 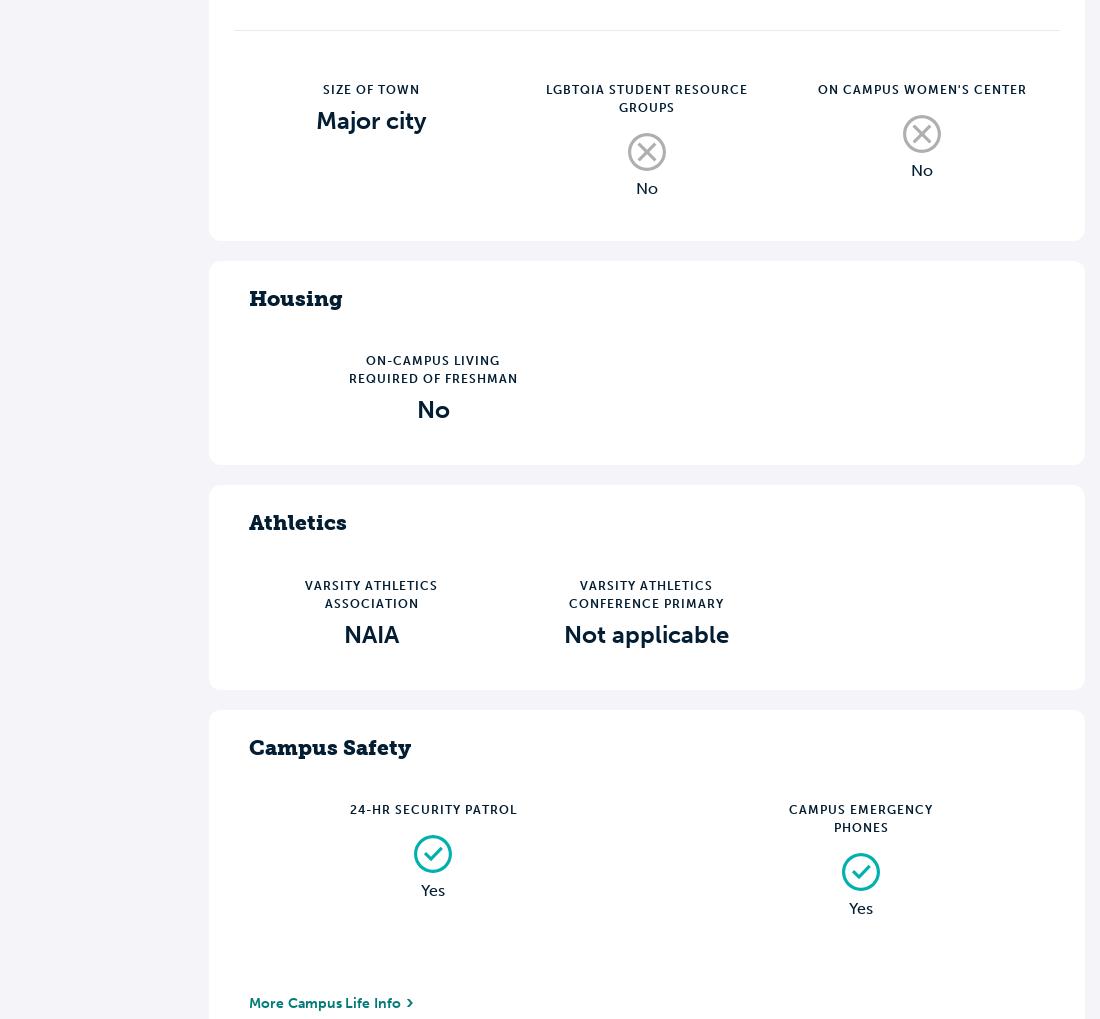 What do you see at coordinates (371, 633) in the screenshot?
I see `'NAIA'` at bounding box center [371, 633].